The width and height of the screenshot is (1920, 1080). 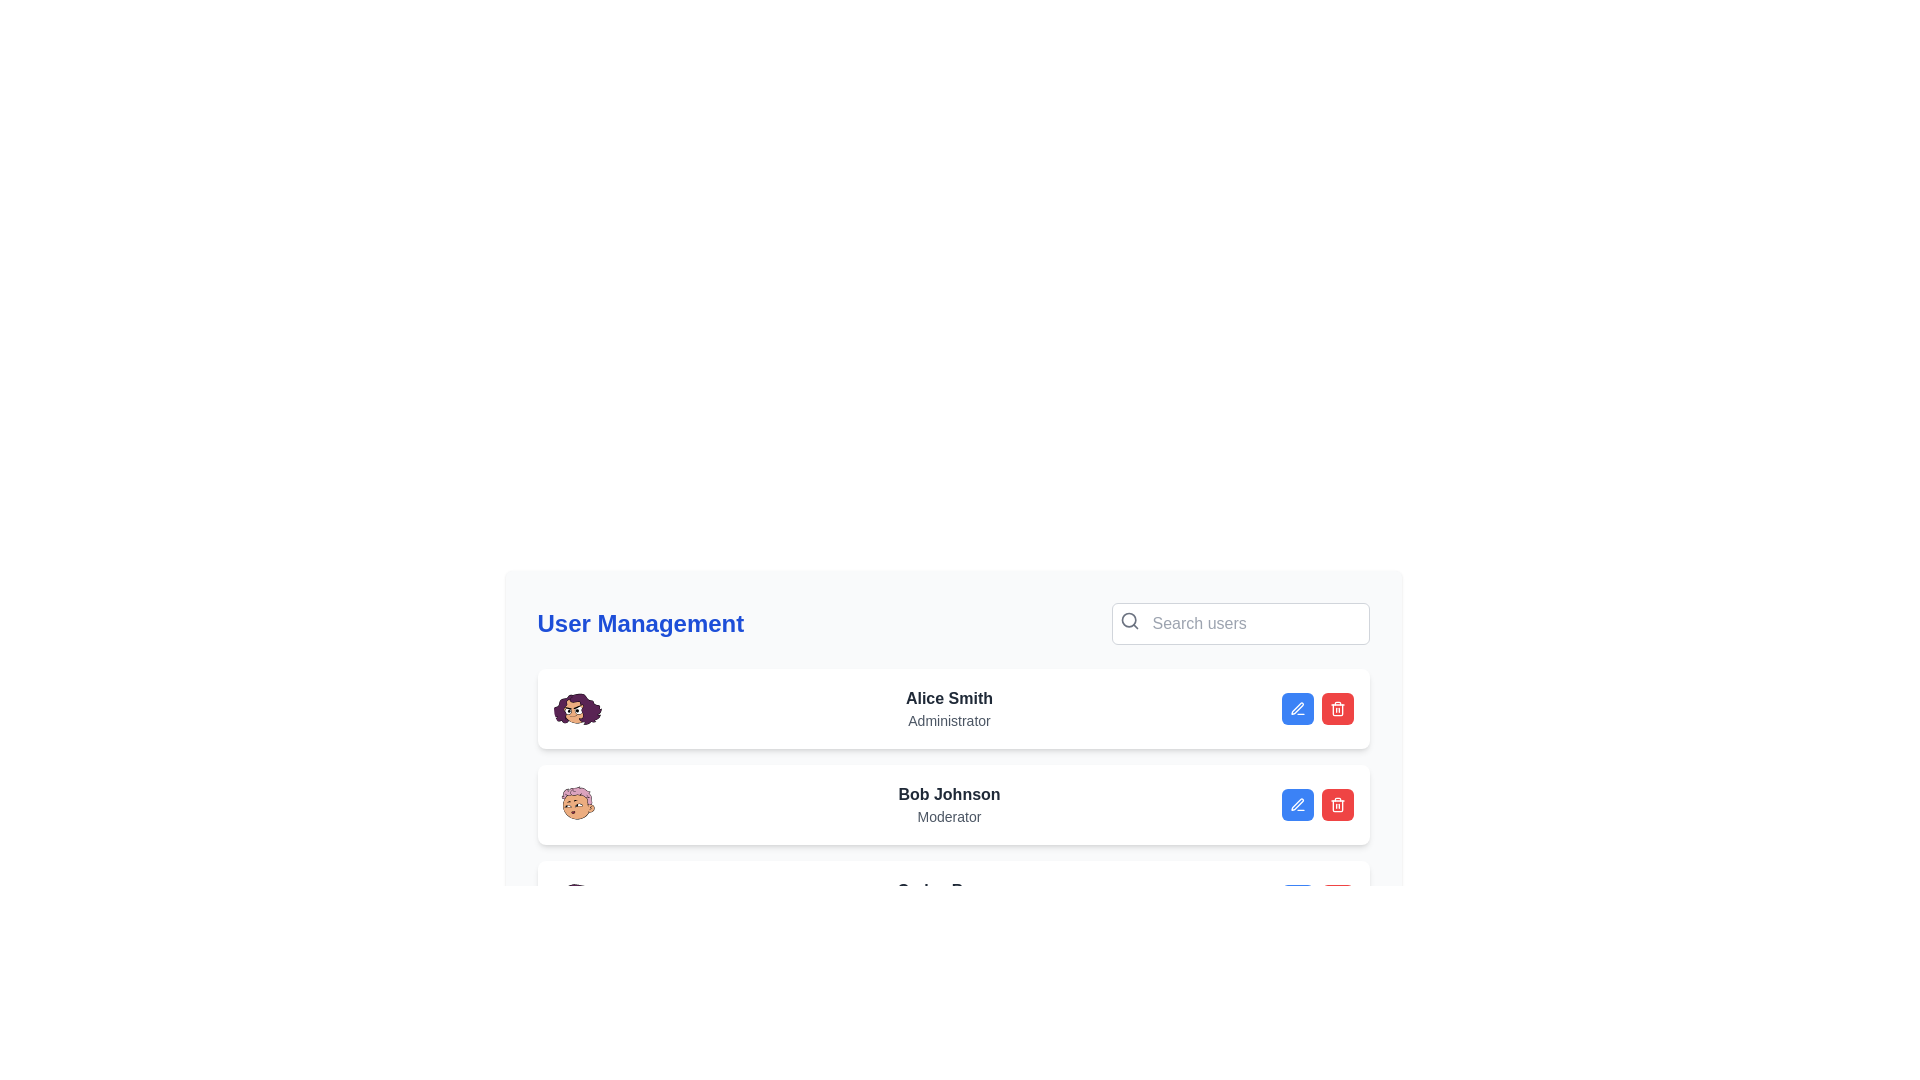 I want to click on the 'Edit' button associated with 'Alice Smith, Administrator' to potentially reveal tooltips or additional details, so click(x=1297, y=708).